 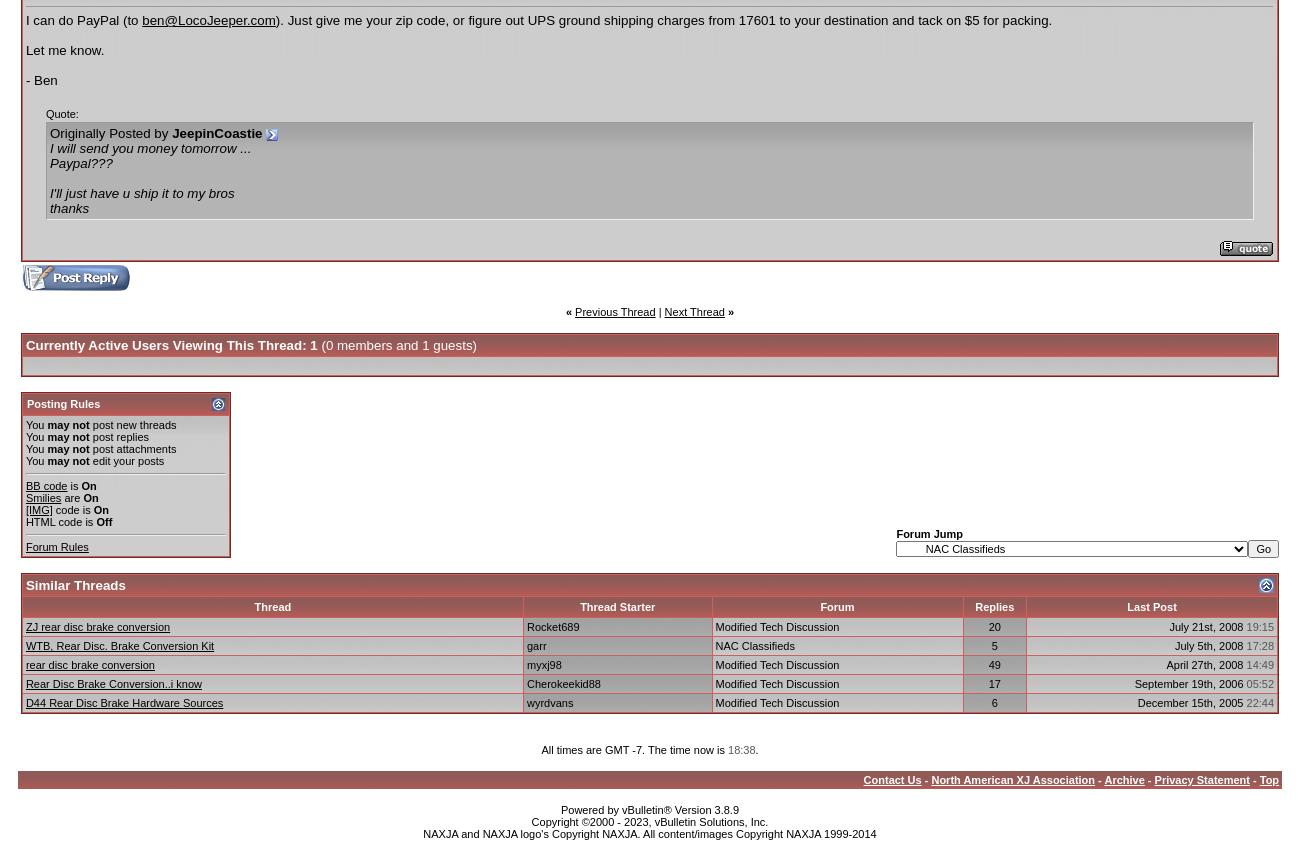 What do you see at coordinates (1011, 778) in the screenshot?
I see `'North American XJ Association'` at bounding box center [1011, 778].